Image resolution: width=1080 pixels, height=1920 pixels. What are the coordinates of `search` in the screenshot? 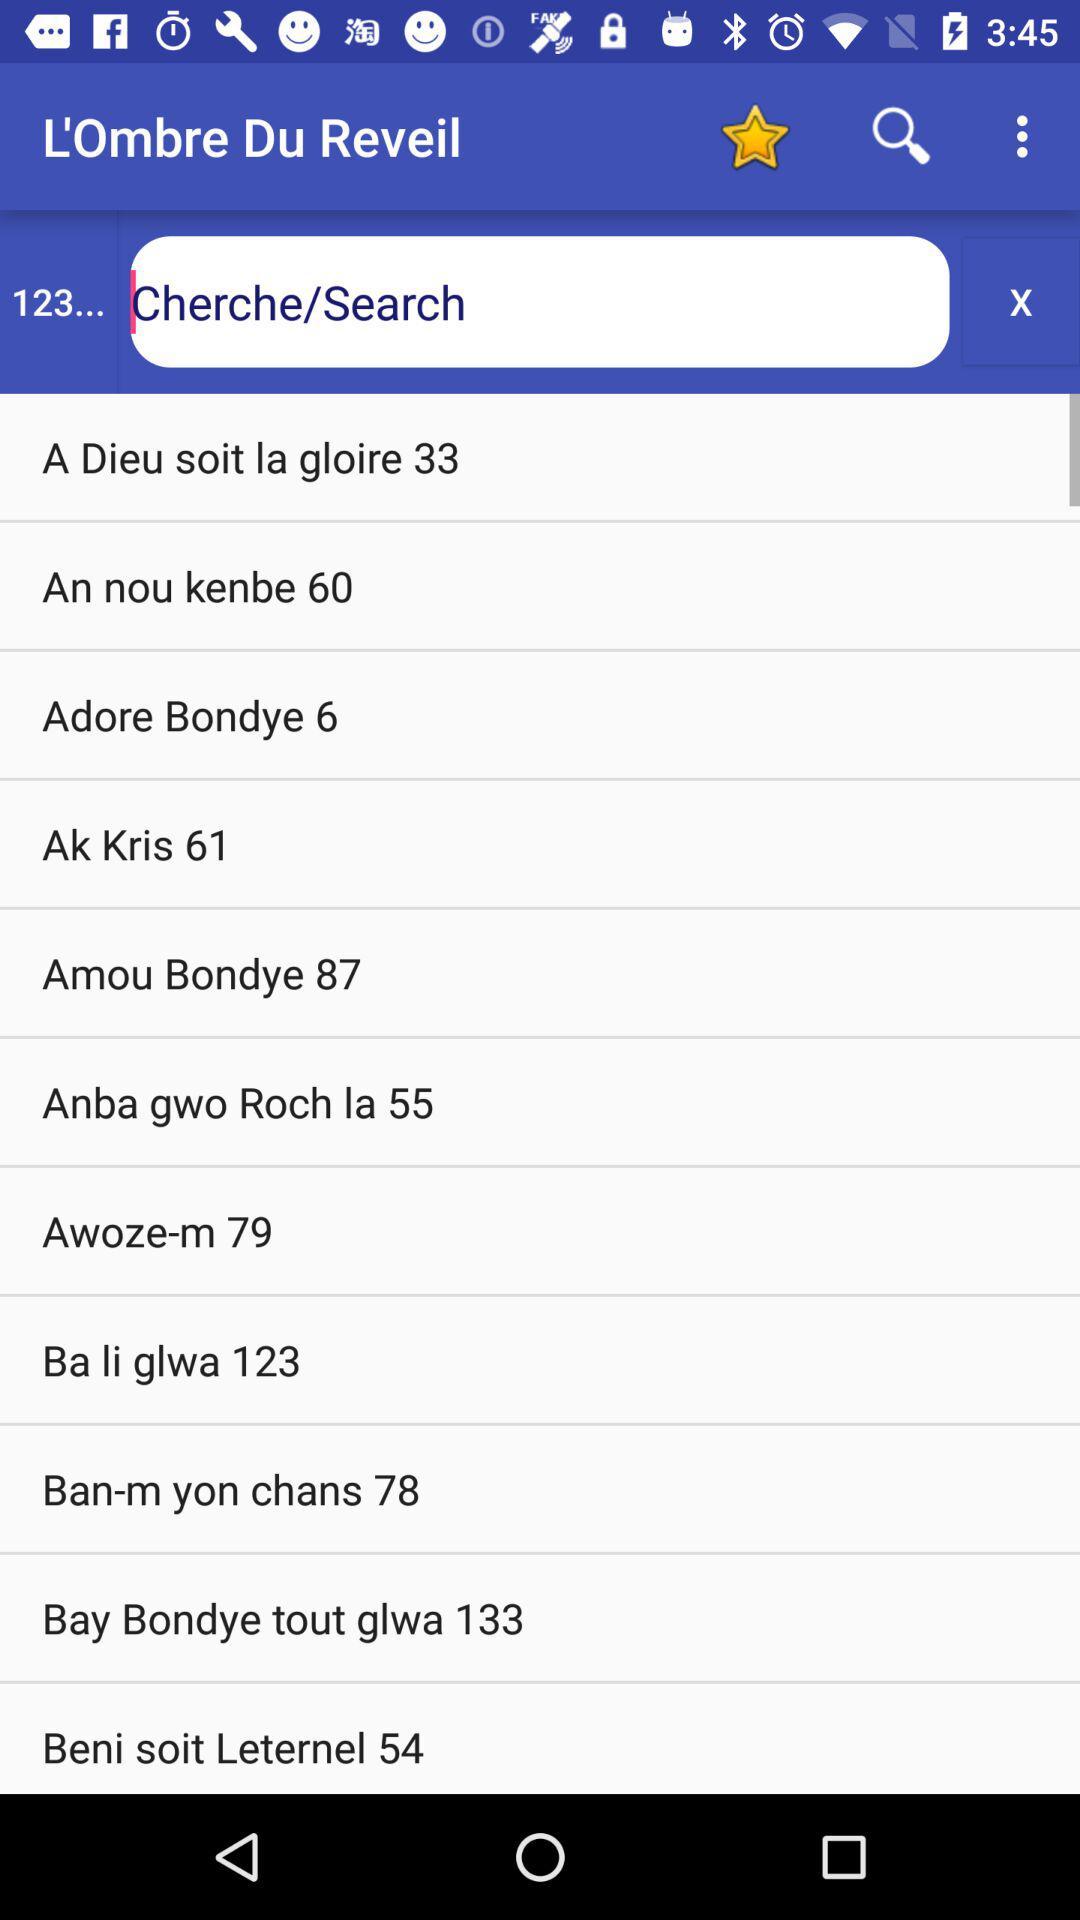 It's located at (901, 135).